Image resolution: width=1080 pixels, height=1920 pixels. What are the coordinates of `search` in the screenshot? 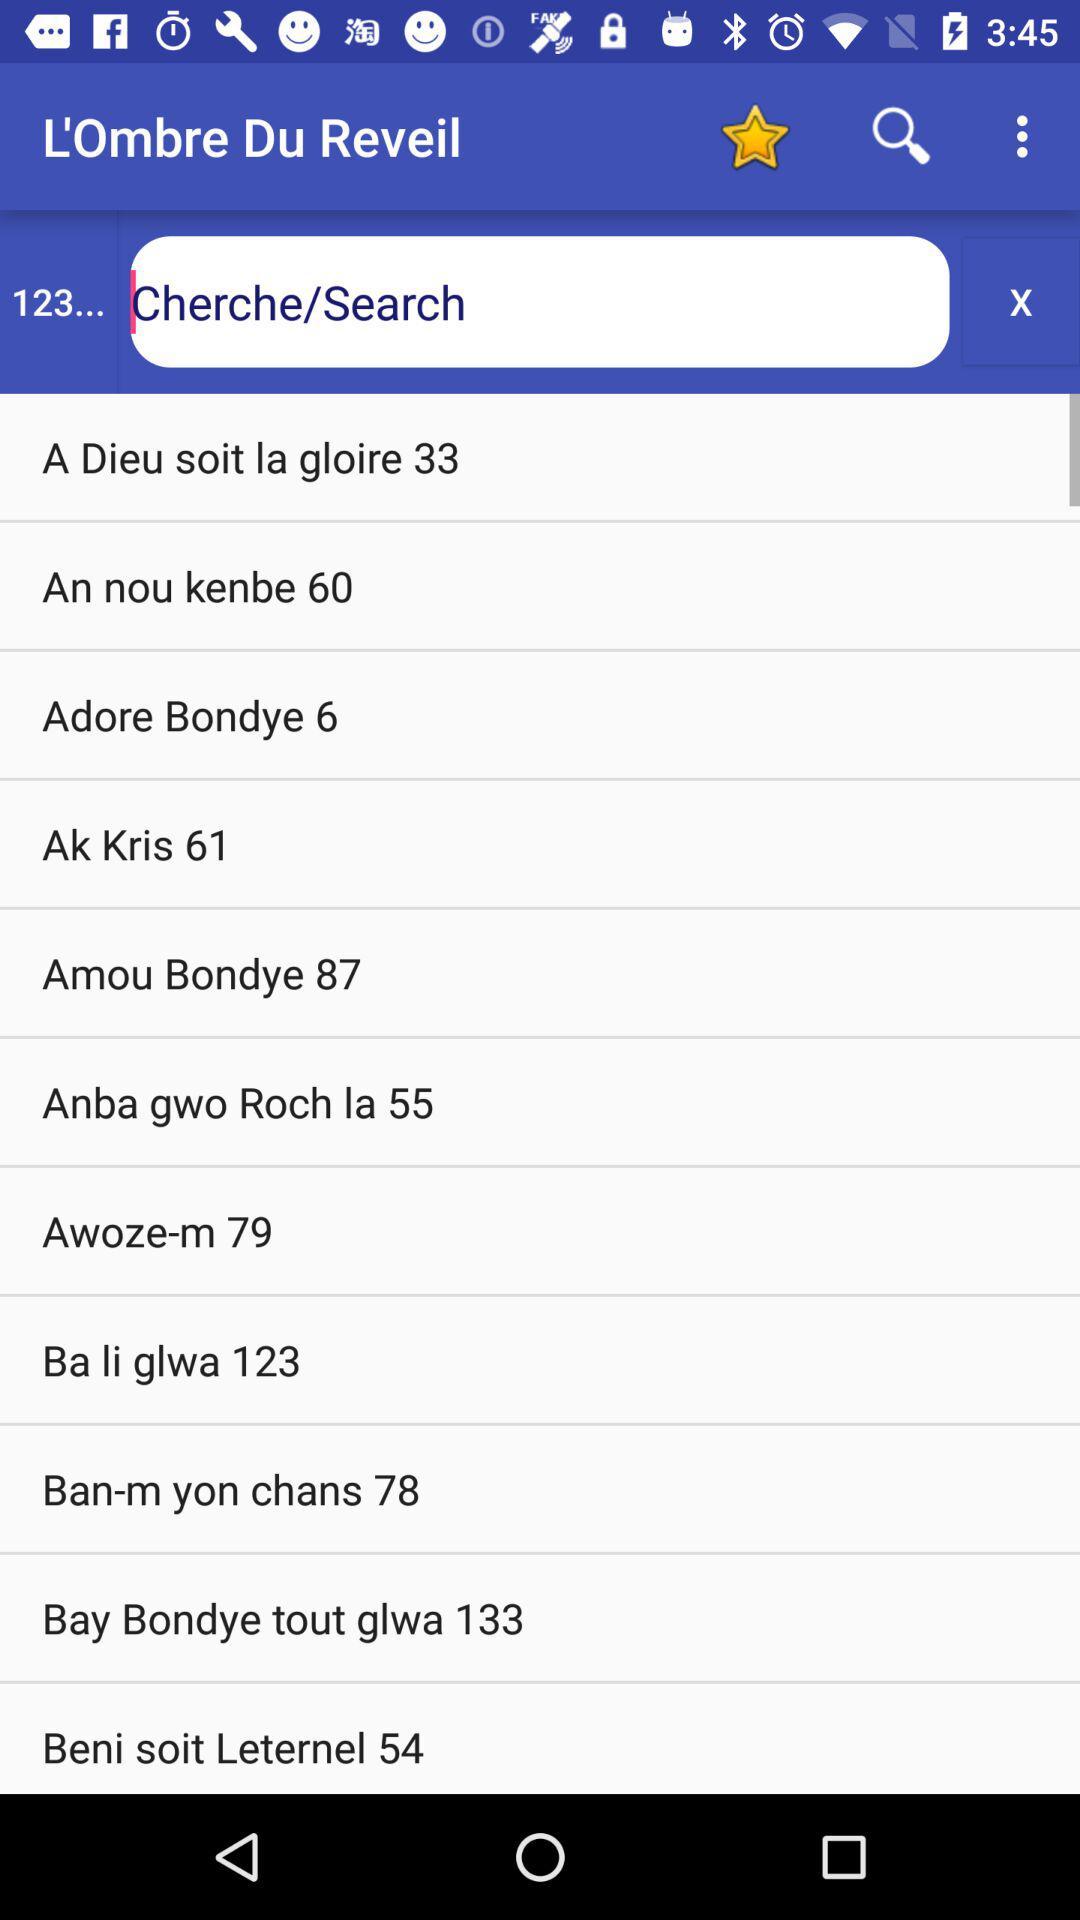 It's located at (901, 135).